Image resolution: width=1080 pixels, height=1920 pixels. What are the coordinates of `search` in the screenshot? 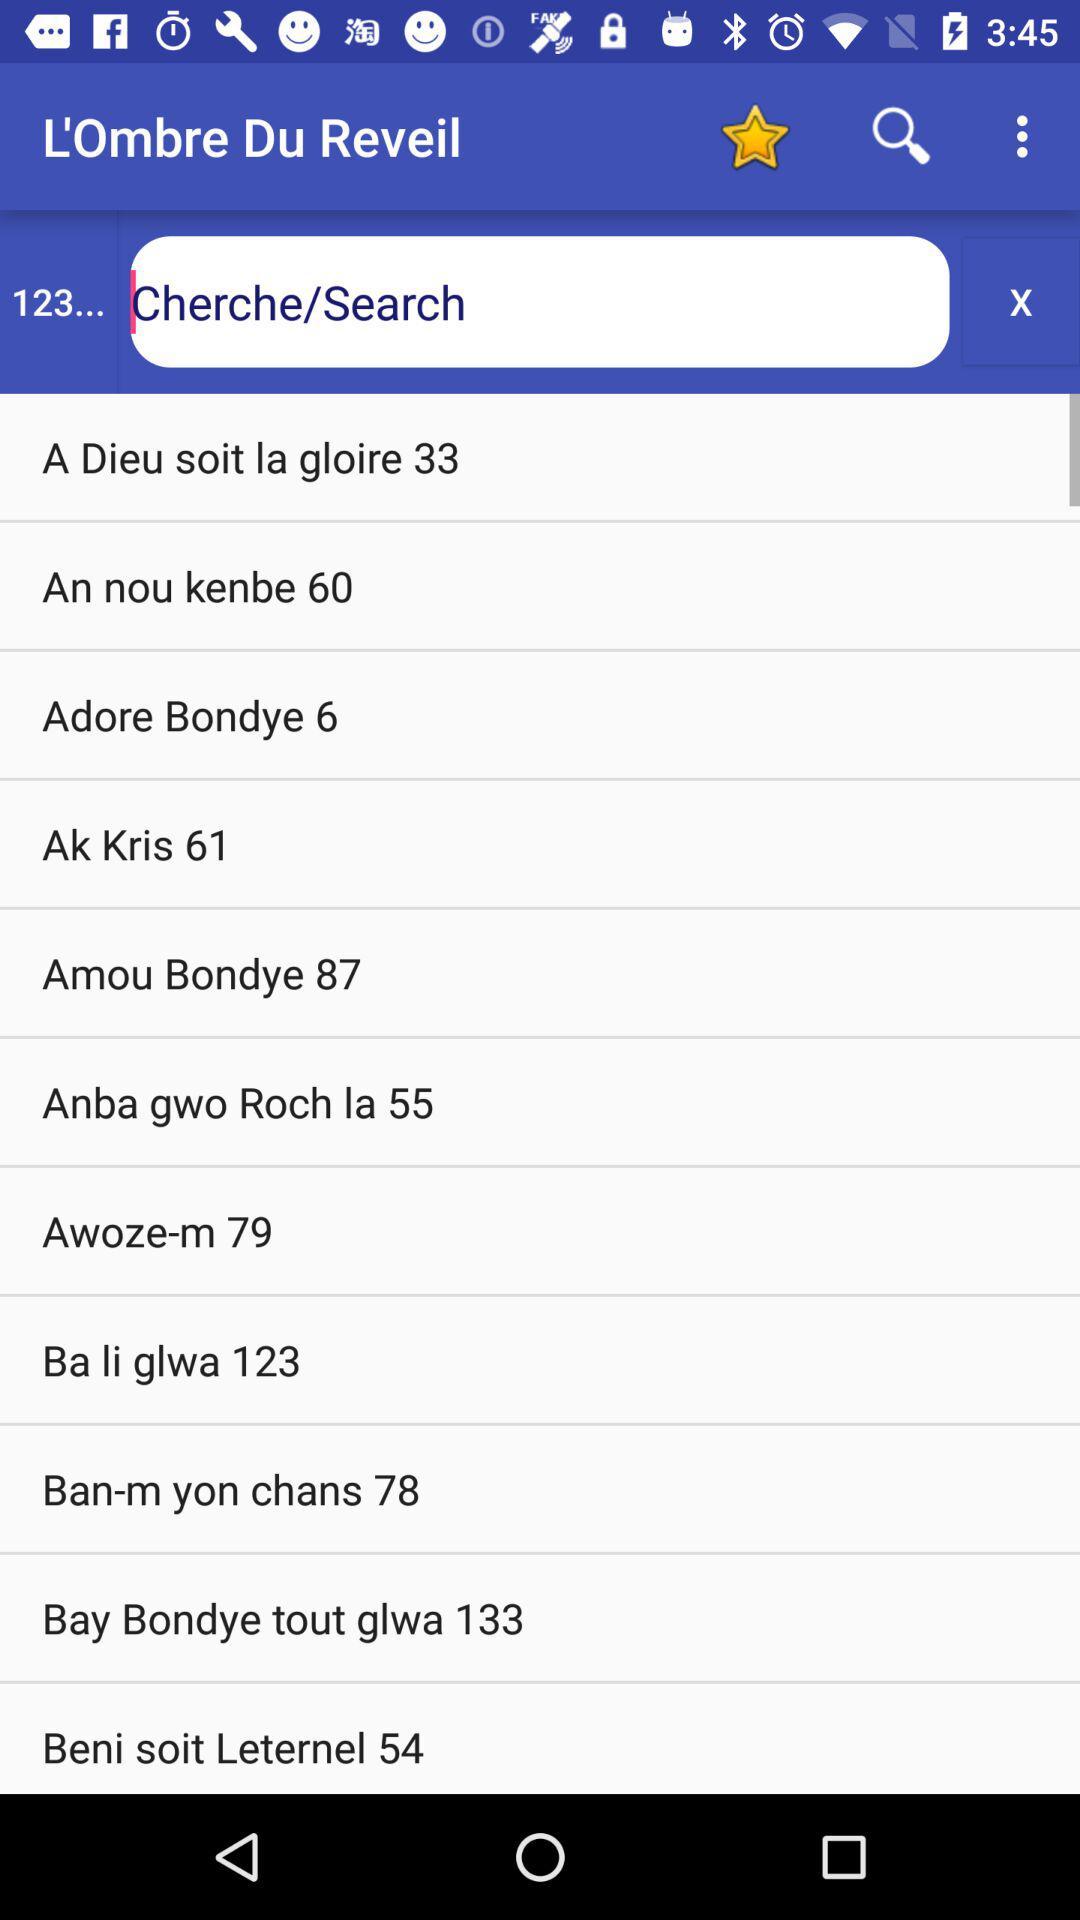 It's located at (901, 135).